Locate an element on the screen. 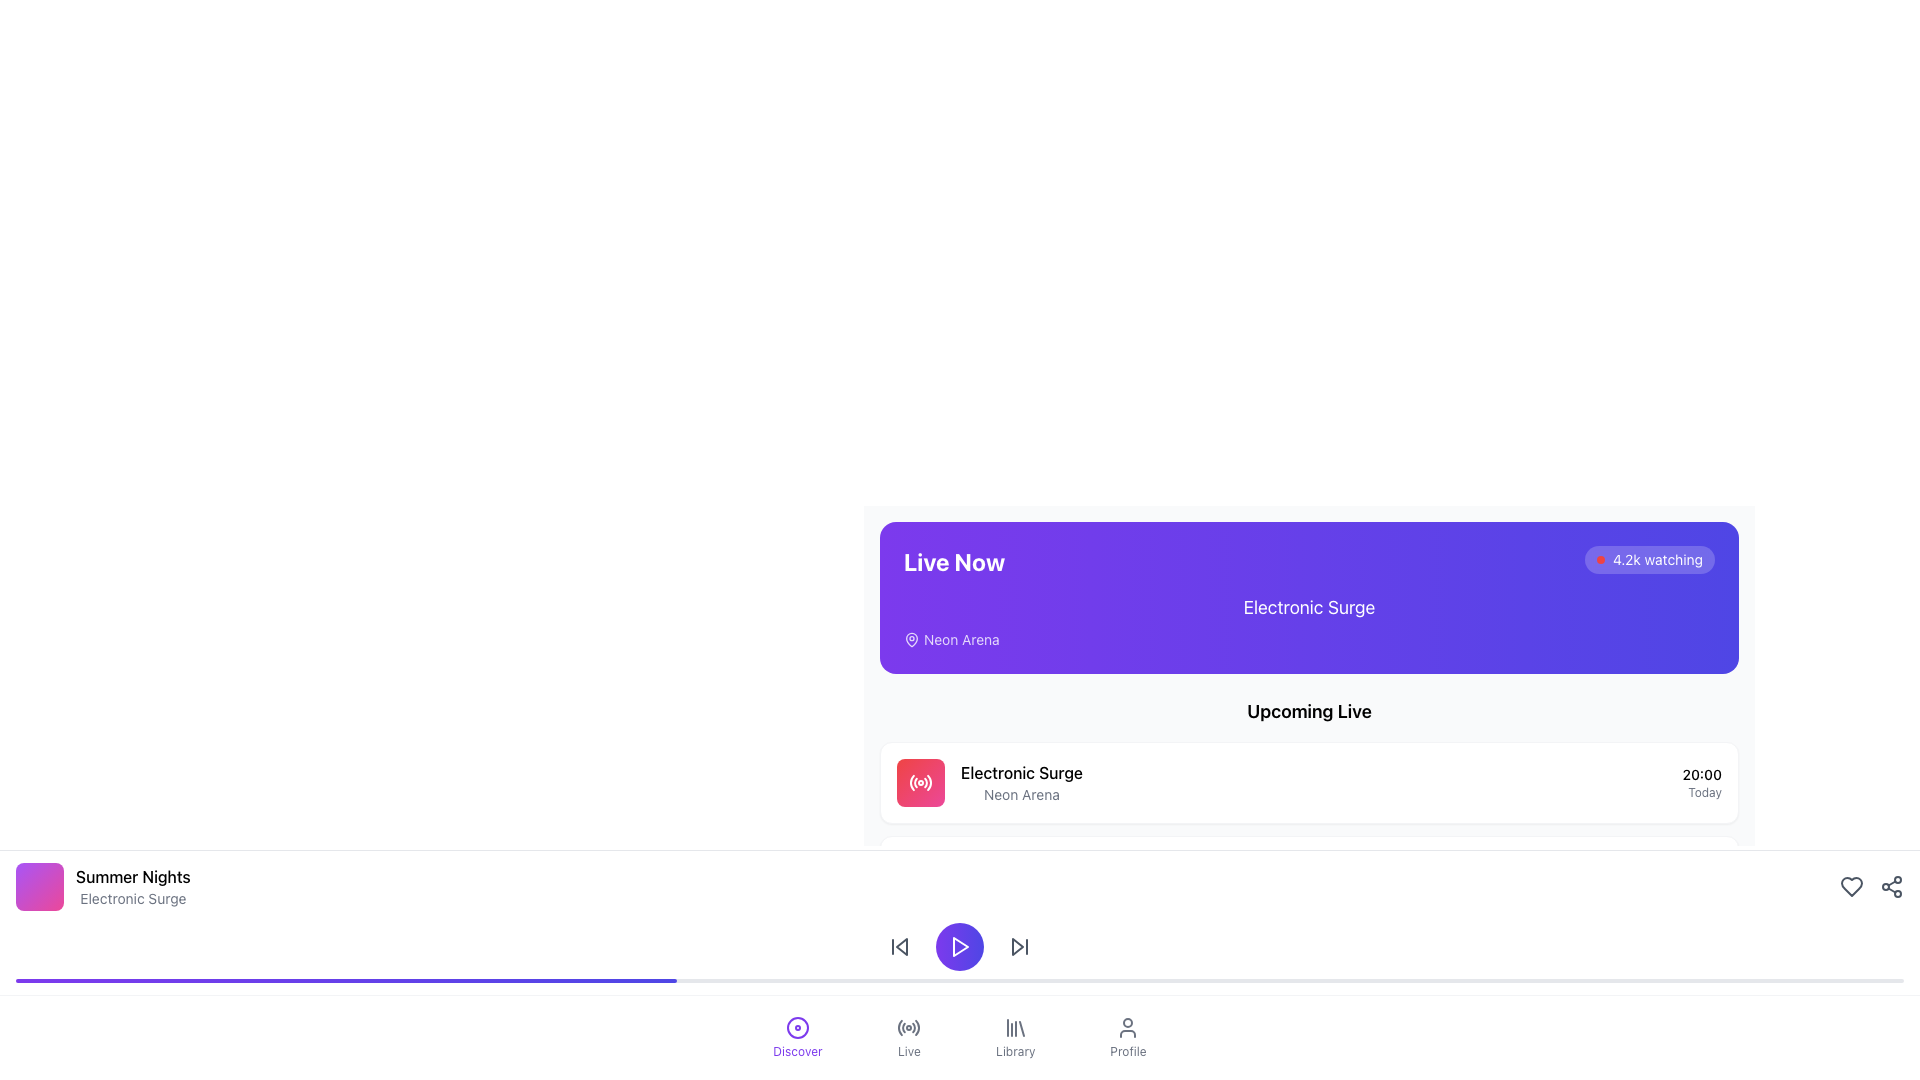 This screenshot has height=1080, width=1920. the vertically-oriented library icon located above the 'Library' label in the bottom navigation bar is located at coordinates (1015, 1028).